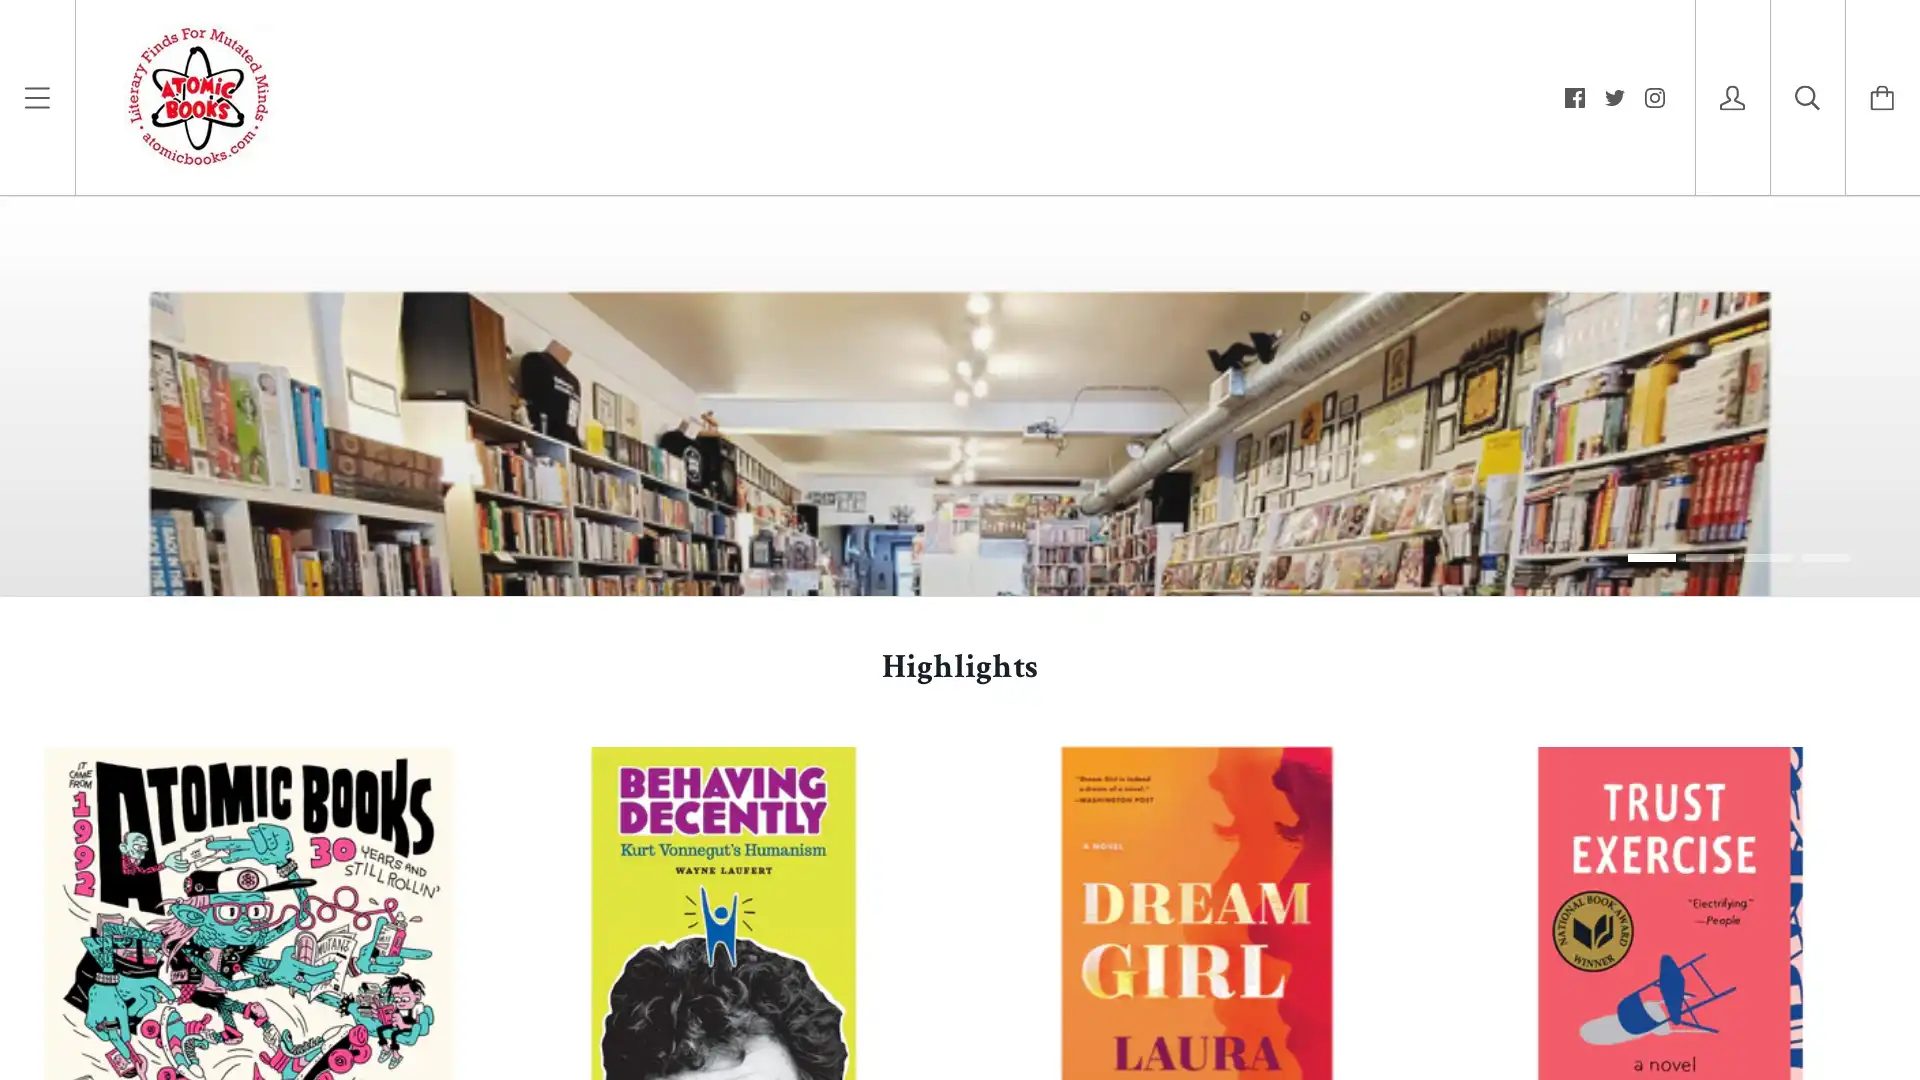 The width and height of the screenshot is (1920, 1080). Describe the element at coordinates (1651, 986) in the screenshot. I see `1` at that location.